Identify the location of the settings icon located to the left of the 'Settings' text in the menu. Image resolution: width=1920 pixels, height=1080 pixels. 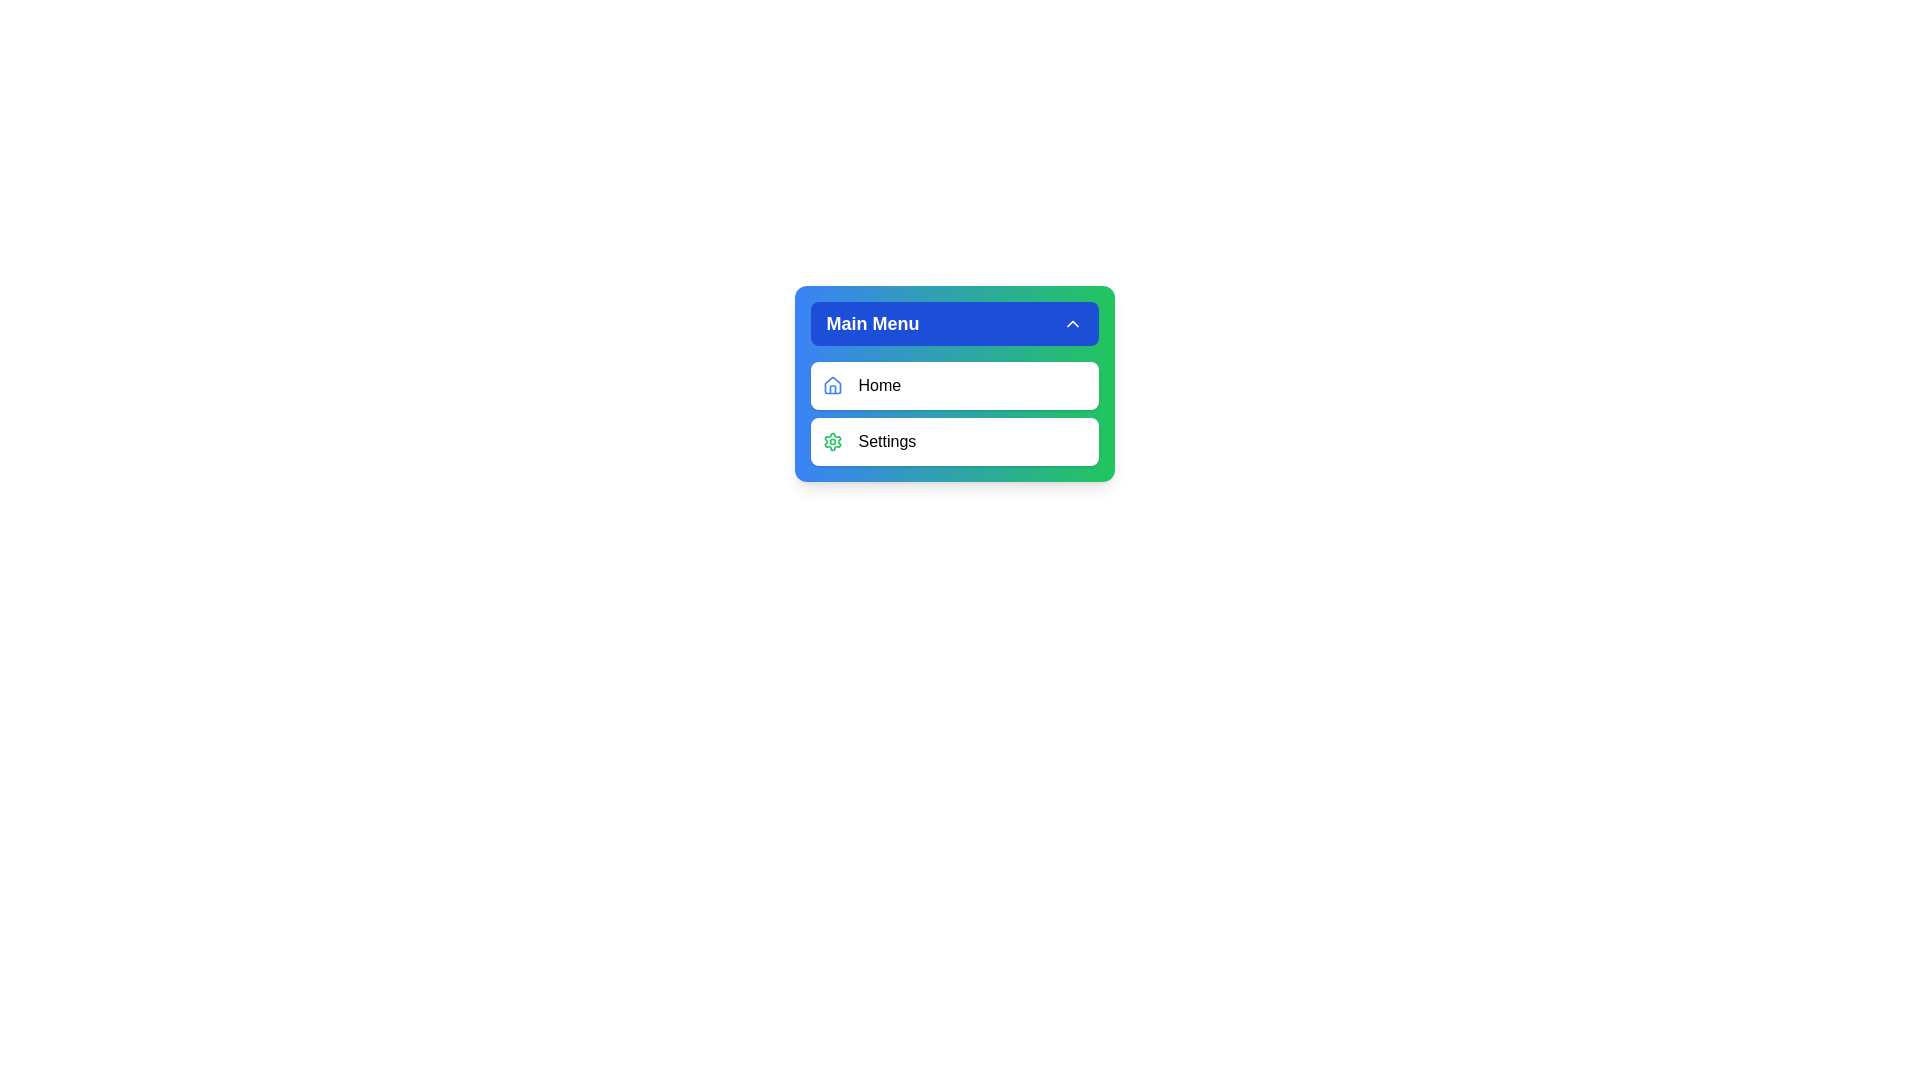
(832, 441).